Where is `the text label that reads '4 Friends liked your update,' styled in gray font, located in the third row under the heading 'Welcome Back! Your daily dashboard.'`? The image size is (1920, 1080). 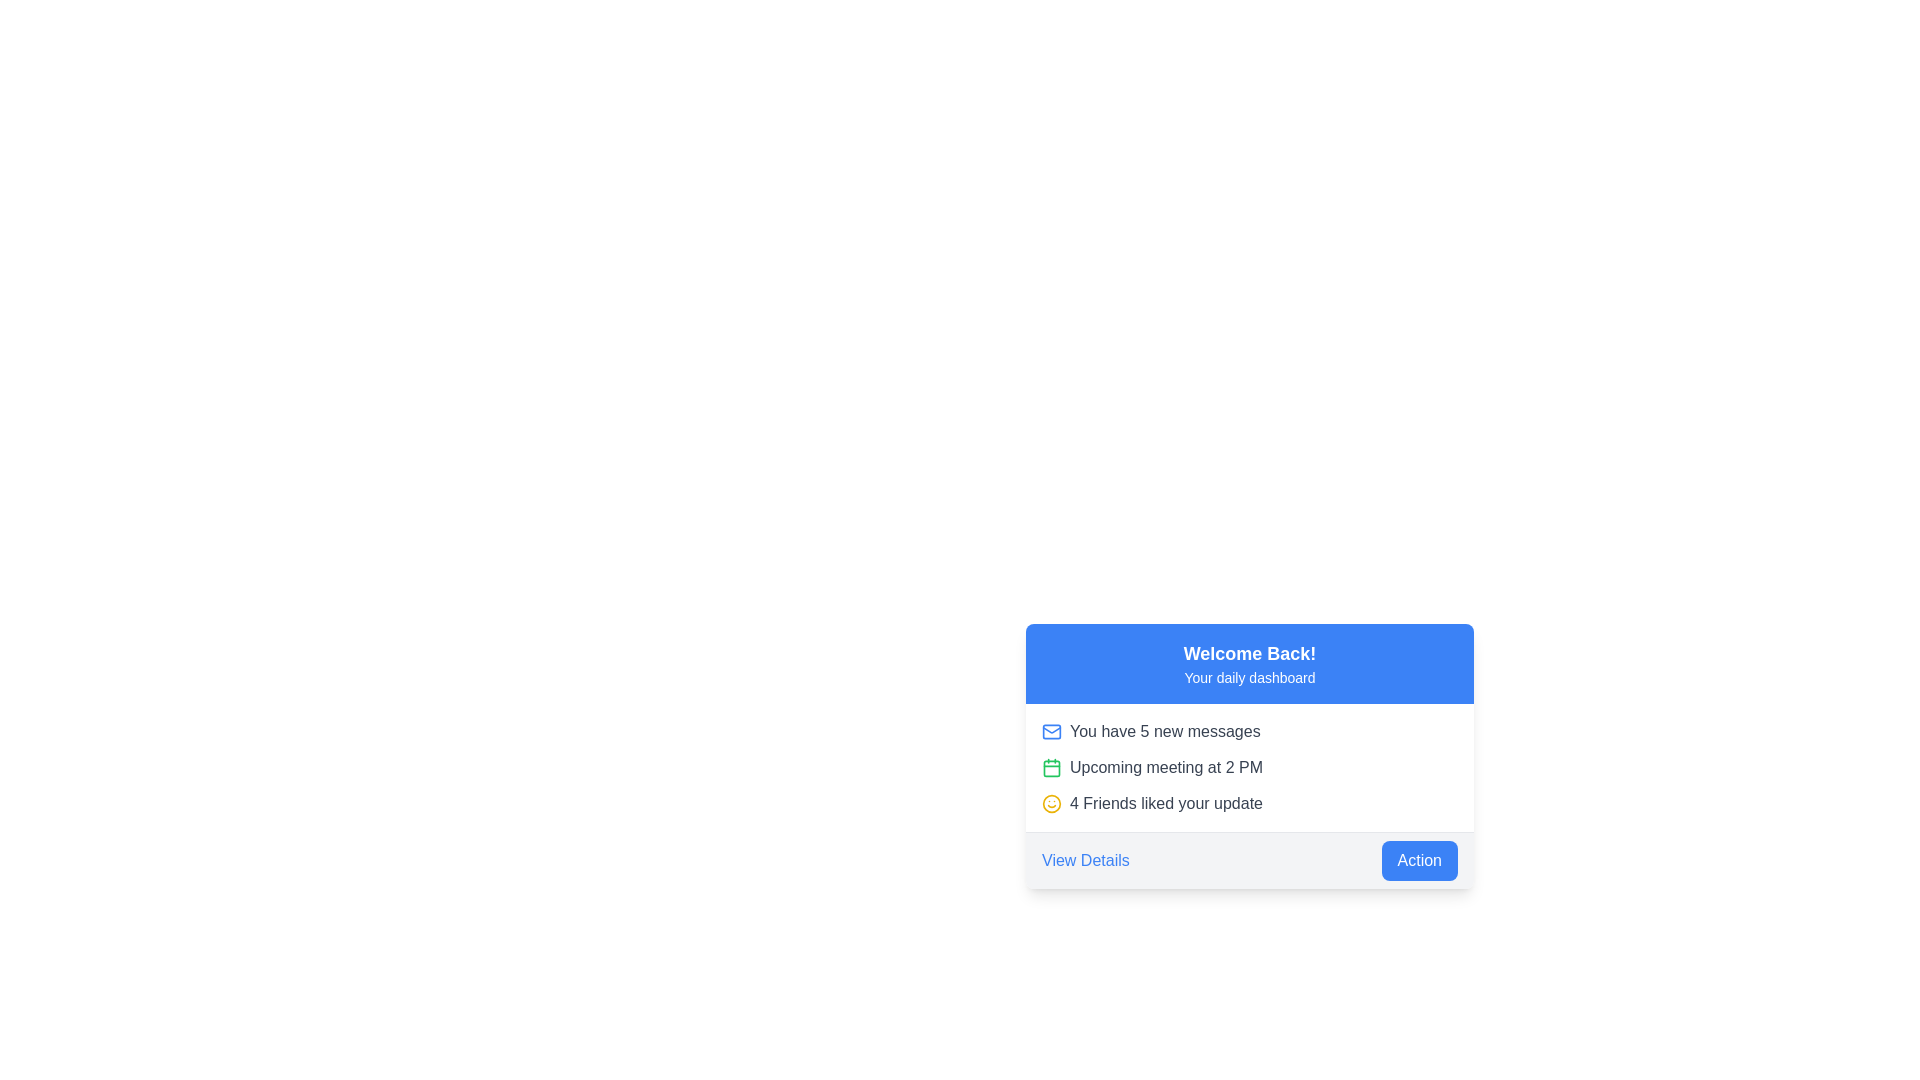 the text label that reads '4 Friends liked your update,' styled in gray font, located in the third row under the heading 'Welcome Back! Your daily dashboard.' is located at coordinates (1166, 802).